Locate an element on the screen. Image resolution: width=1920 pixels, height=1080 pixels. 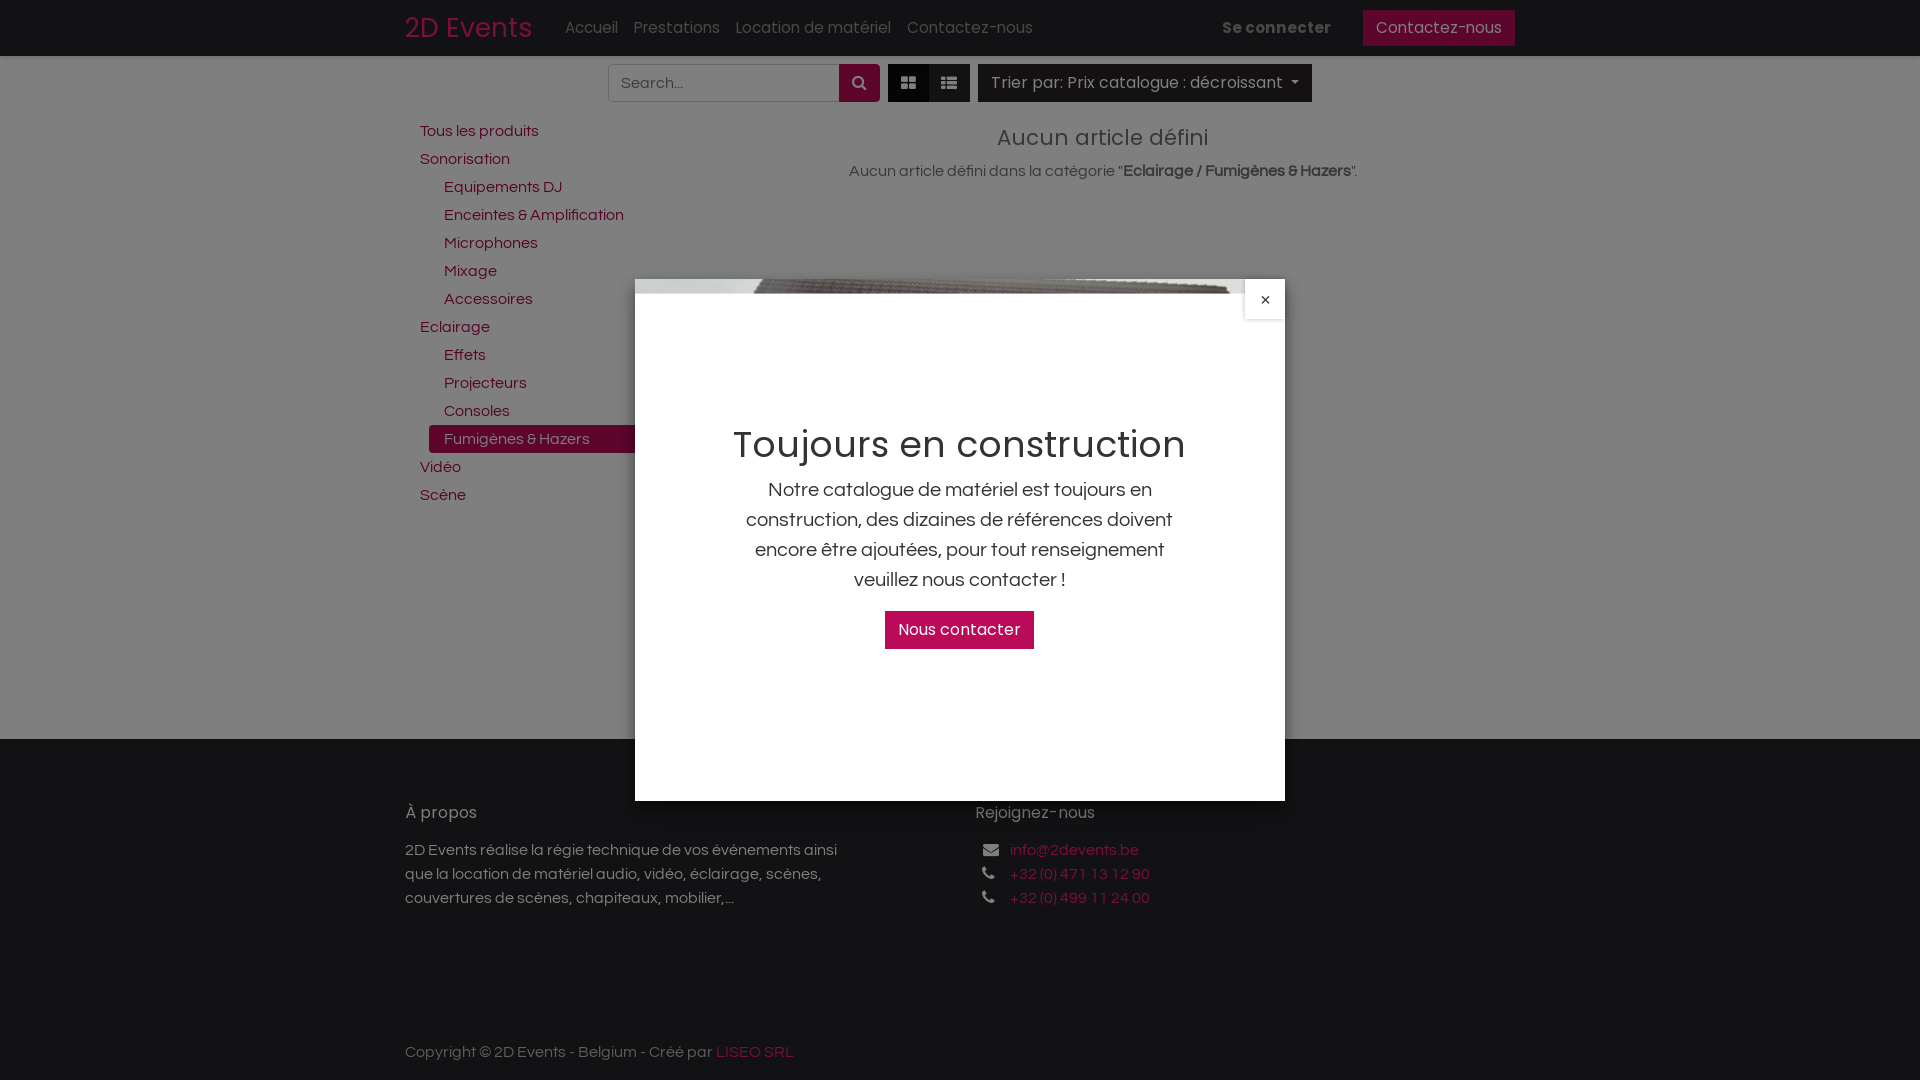
'Prestations' is located at coordinates (676, 28).